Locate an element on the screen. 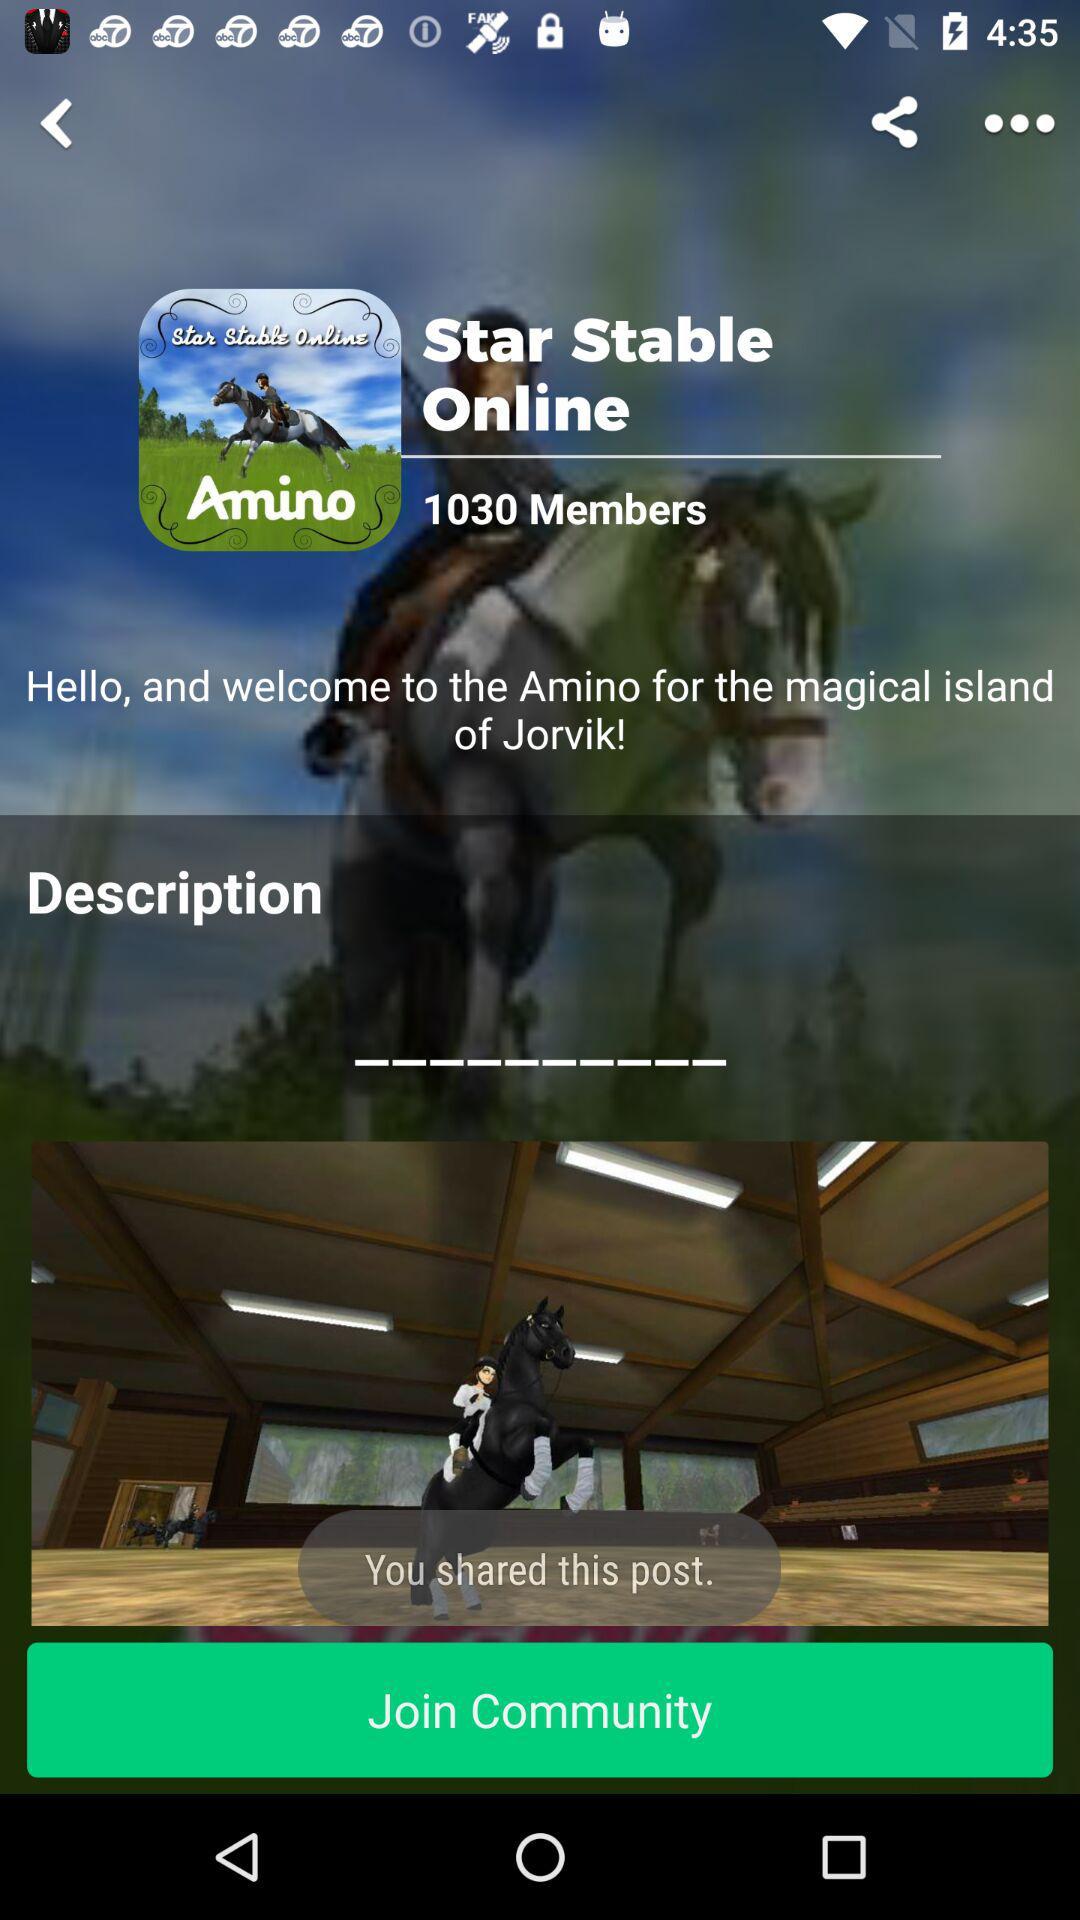  share the article is located at coordinates (1019, 122).